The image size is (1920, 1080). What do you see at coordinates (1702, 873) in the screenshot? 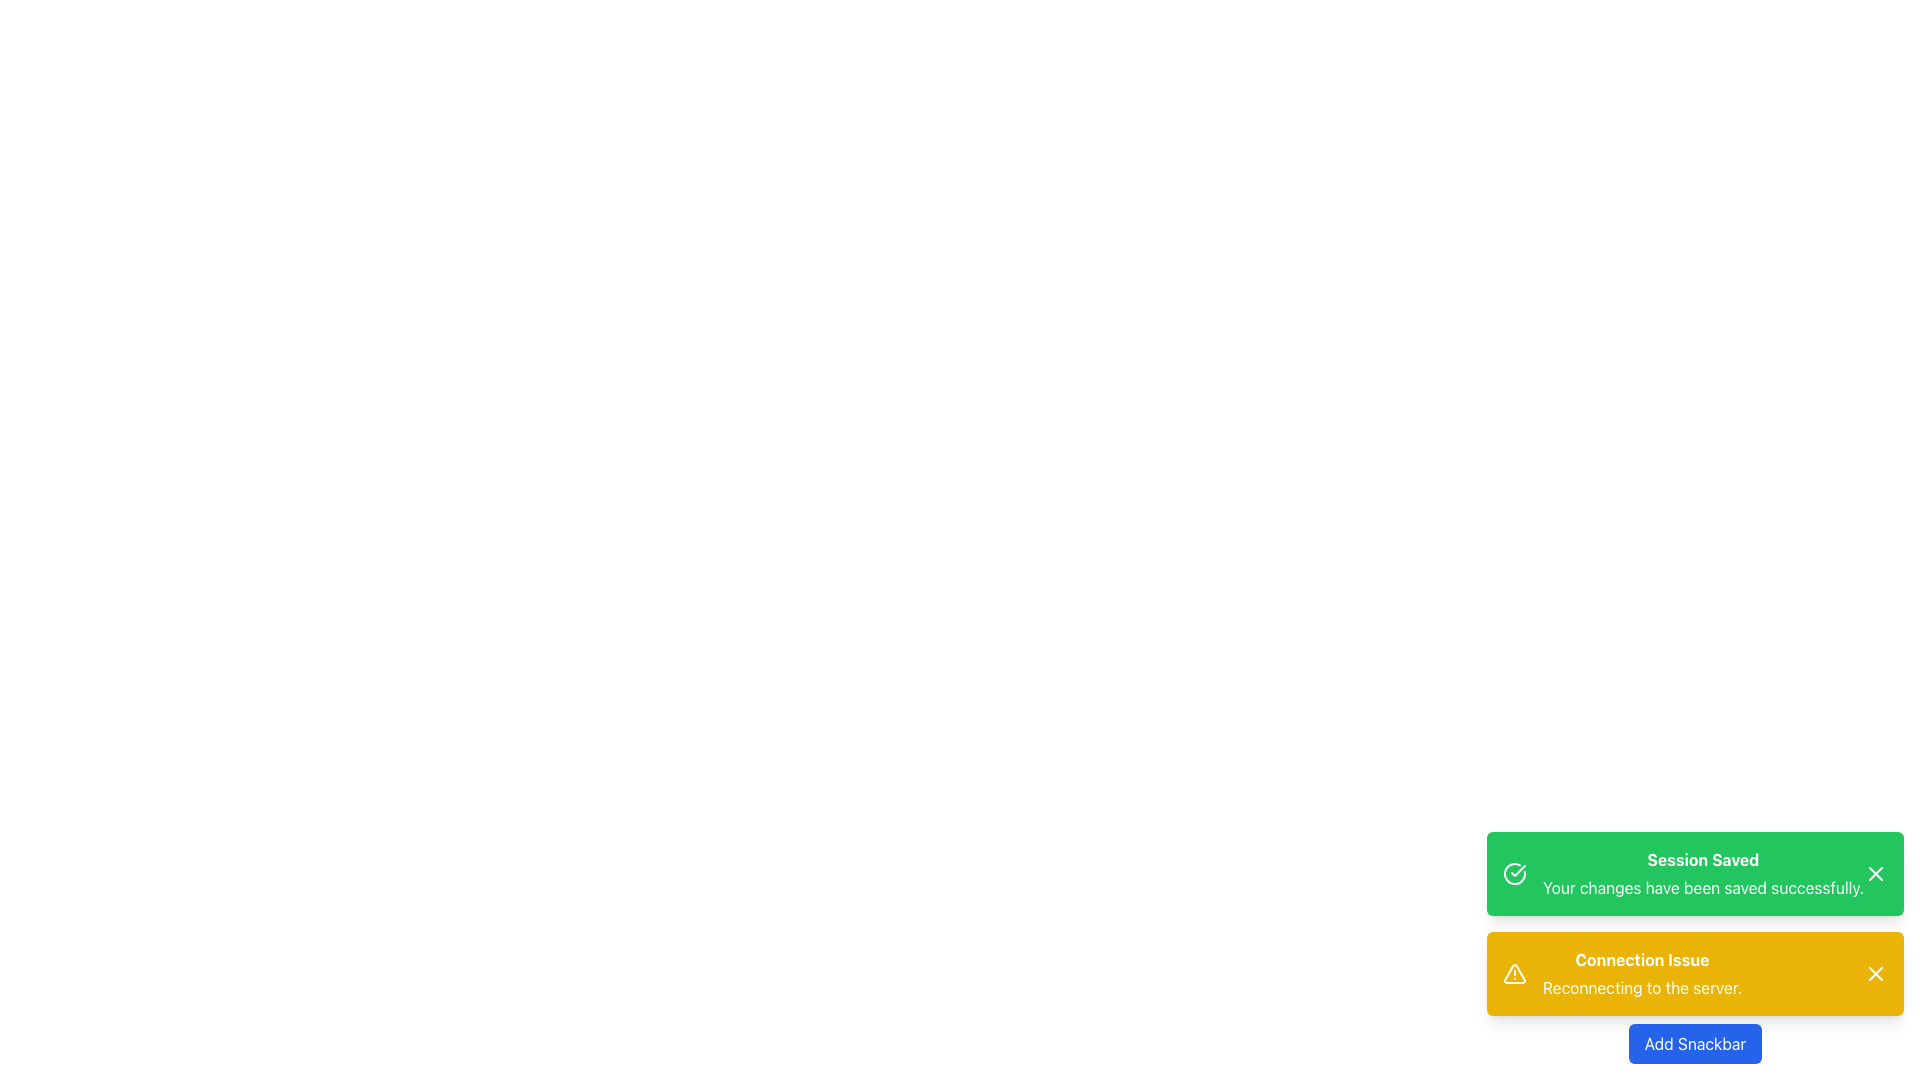
I see `the 'Session Saved' text label which is part of a green message box indicating a successful save notification` at bounding box center [1702, 873].